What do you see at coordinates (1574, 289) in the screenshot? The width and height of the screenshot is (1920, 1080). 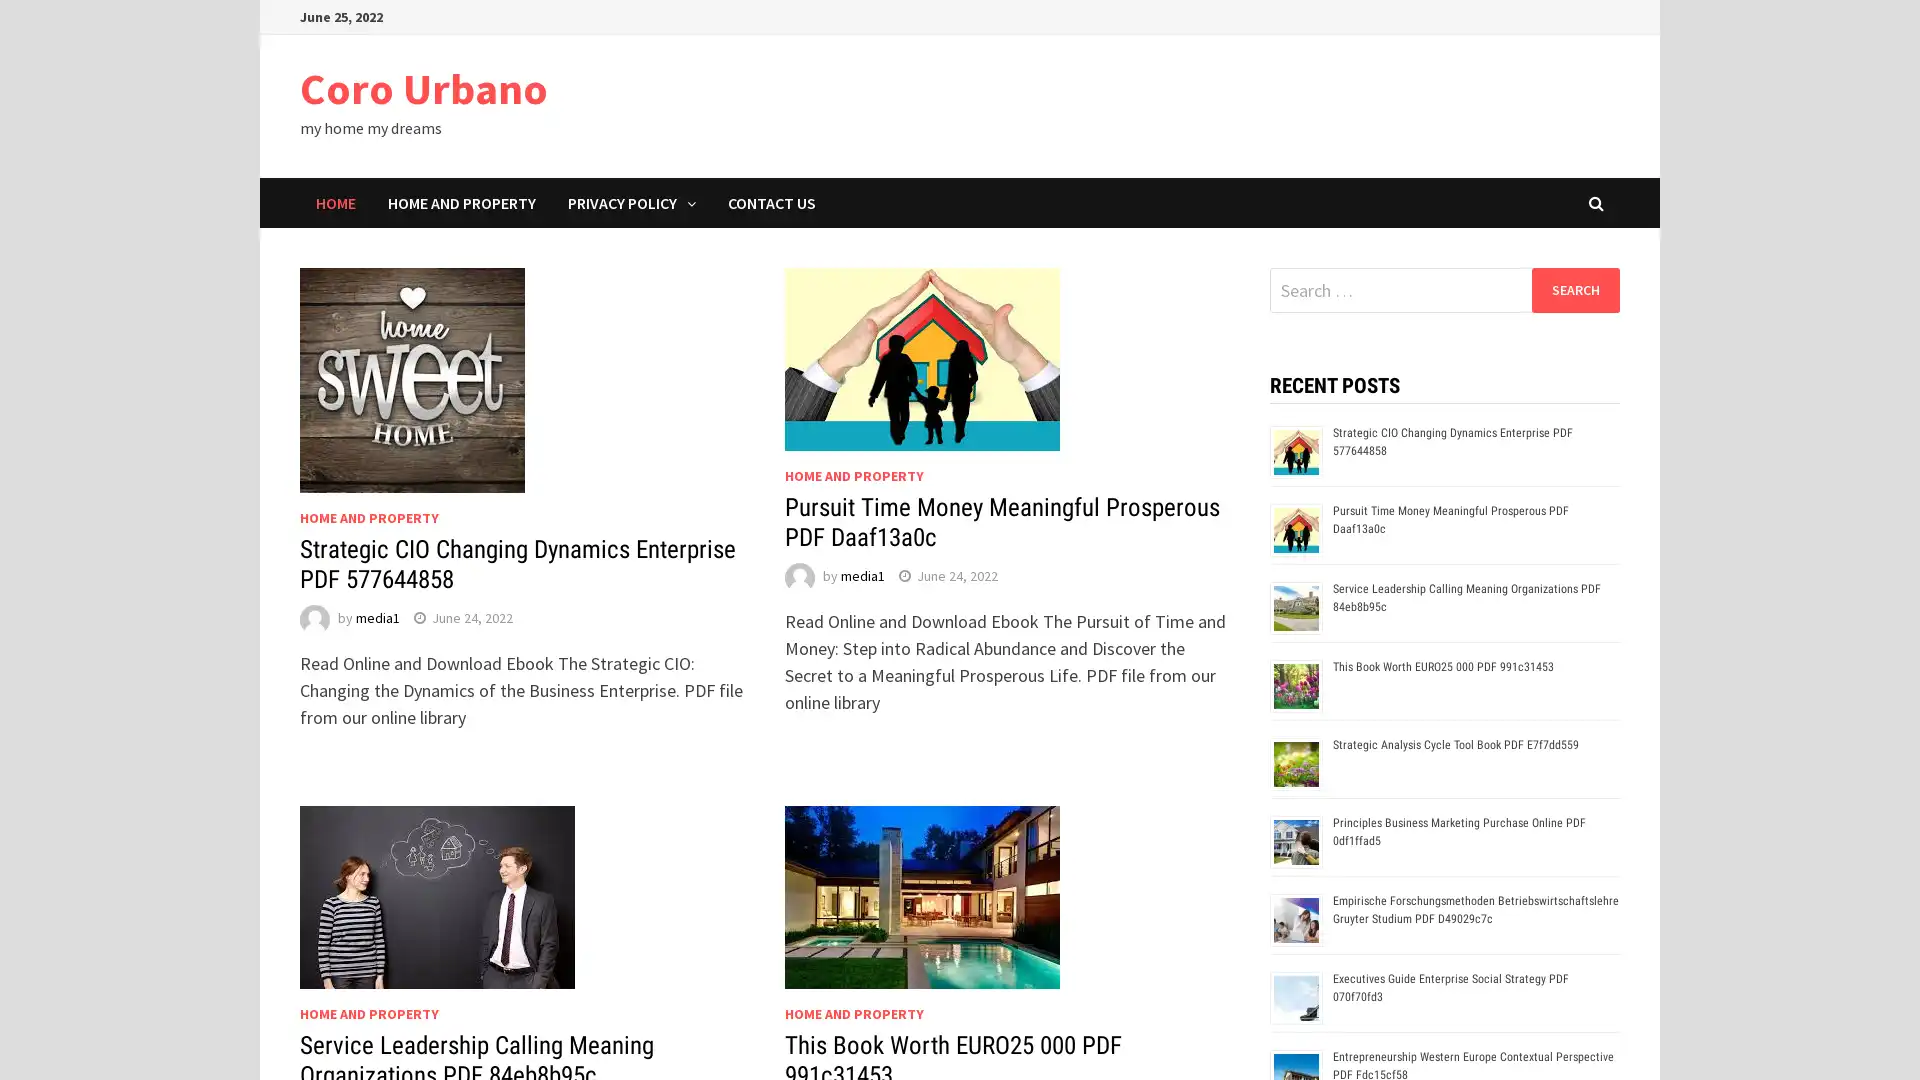 I see `Search` at bounding box center [1574, 289].